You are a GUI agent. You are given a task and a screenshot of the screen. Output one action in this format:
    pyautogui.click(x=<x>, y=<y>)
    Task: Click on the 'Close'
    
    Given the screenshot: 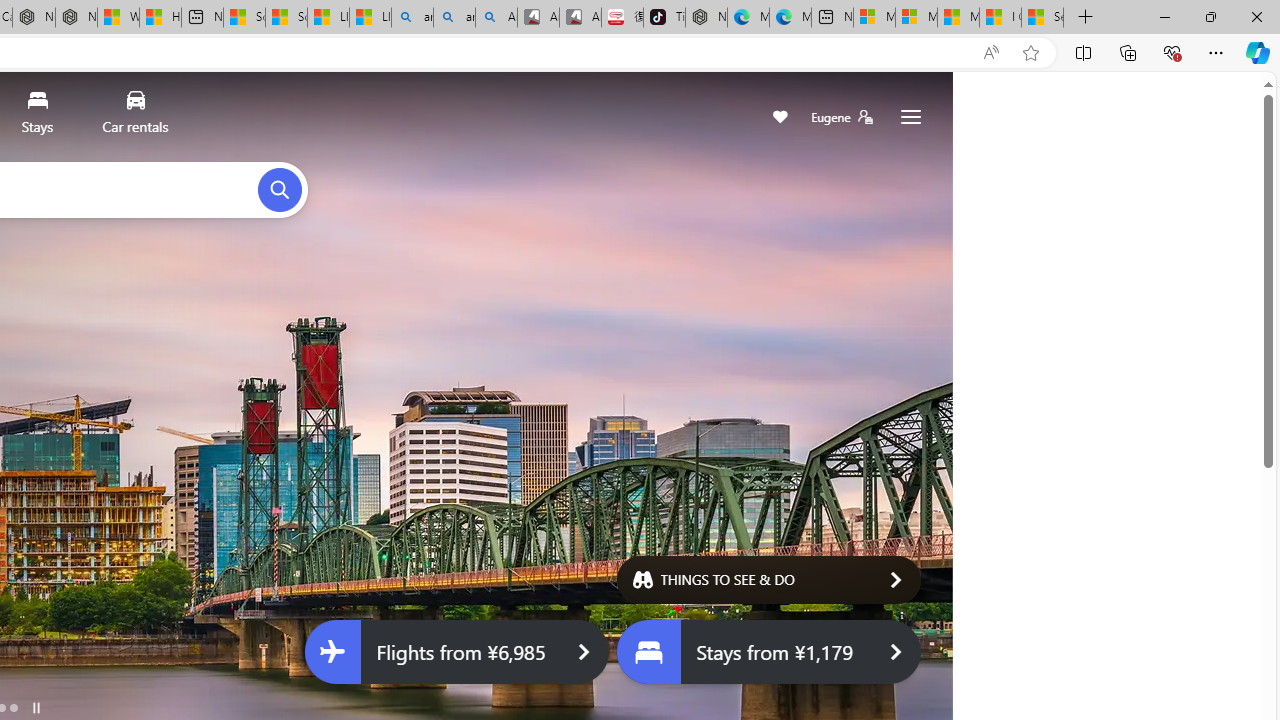 What is the action you would take?
    pyautogui.click(x=1255, y=16)
    